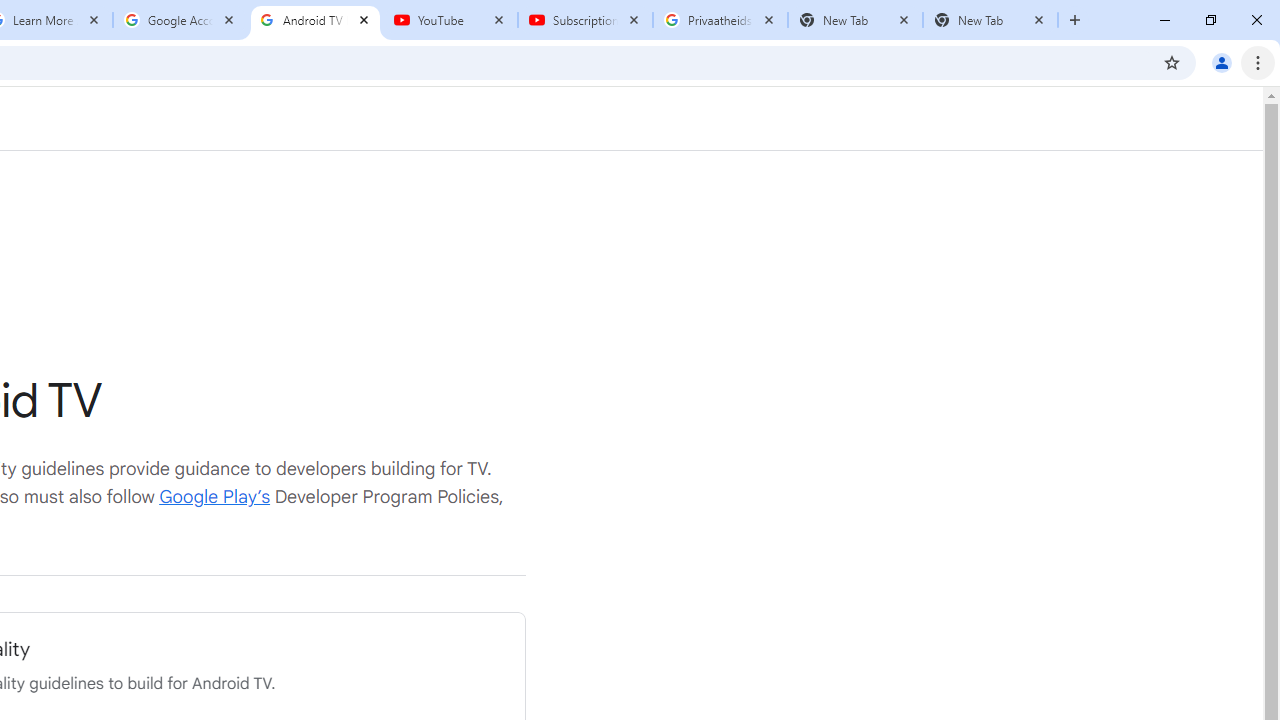 This screenshot has height=720, width=1280. Describe the element at coordinates (180, 20) in the screenshot. I see `'Google Account'` at that location.